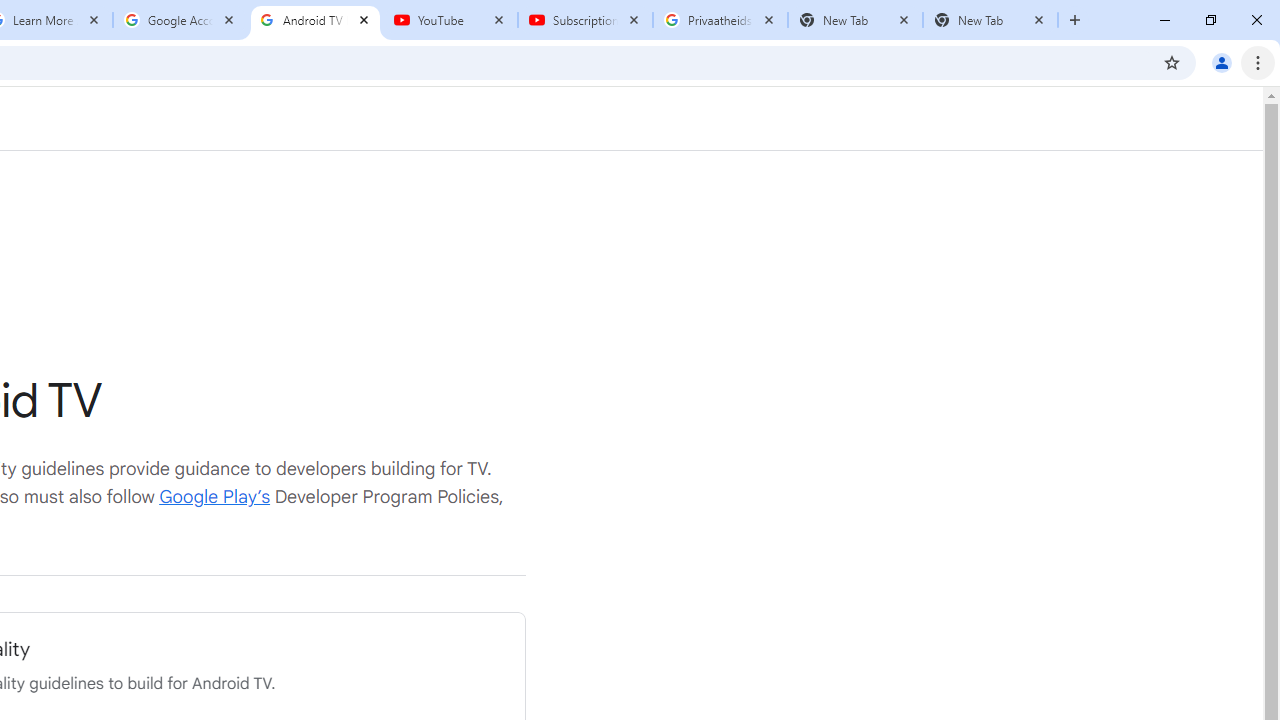 This screenshot has height=720, width=1280. Describe the element at coordinates (180, 20) in the screenshot. I see `'Google Account'` at that location.